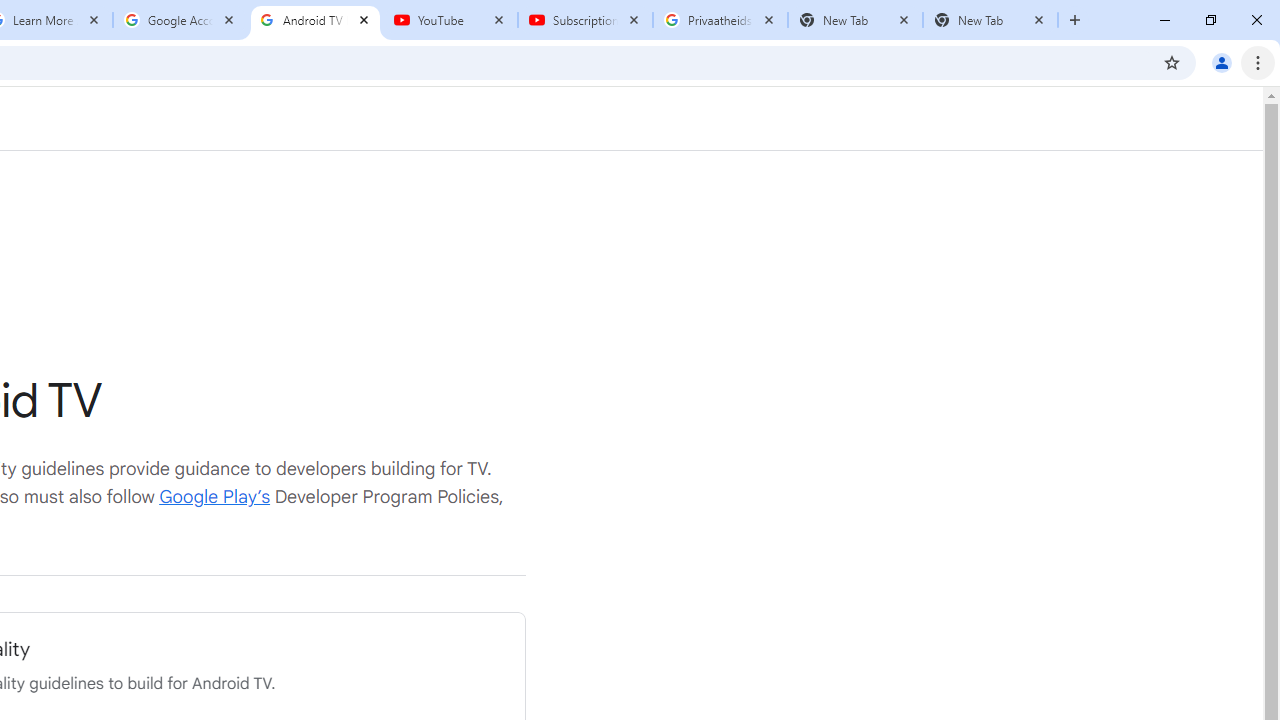 This screenshot has height=720, width=1280. Describe the element at coordinates (180, 20) in the screenshot. I see `'Google Account'` at that location.